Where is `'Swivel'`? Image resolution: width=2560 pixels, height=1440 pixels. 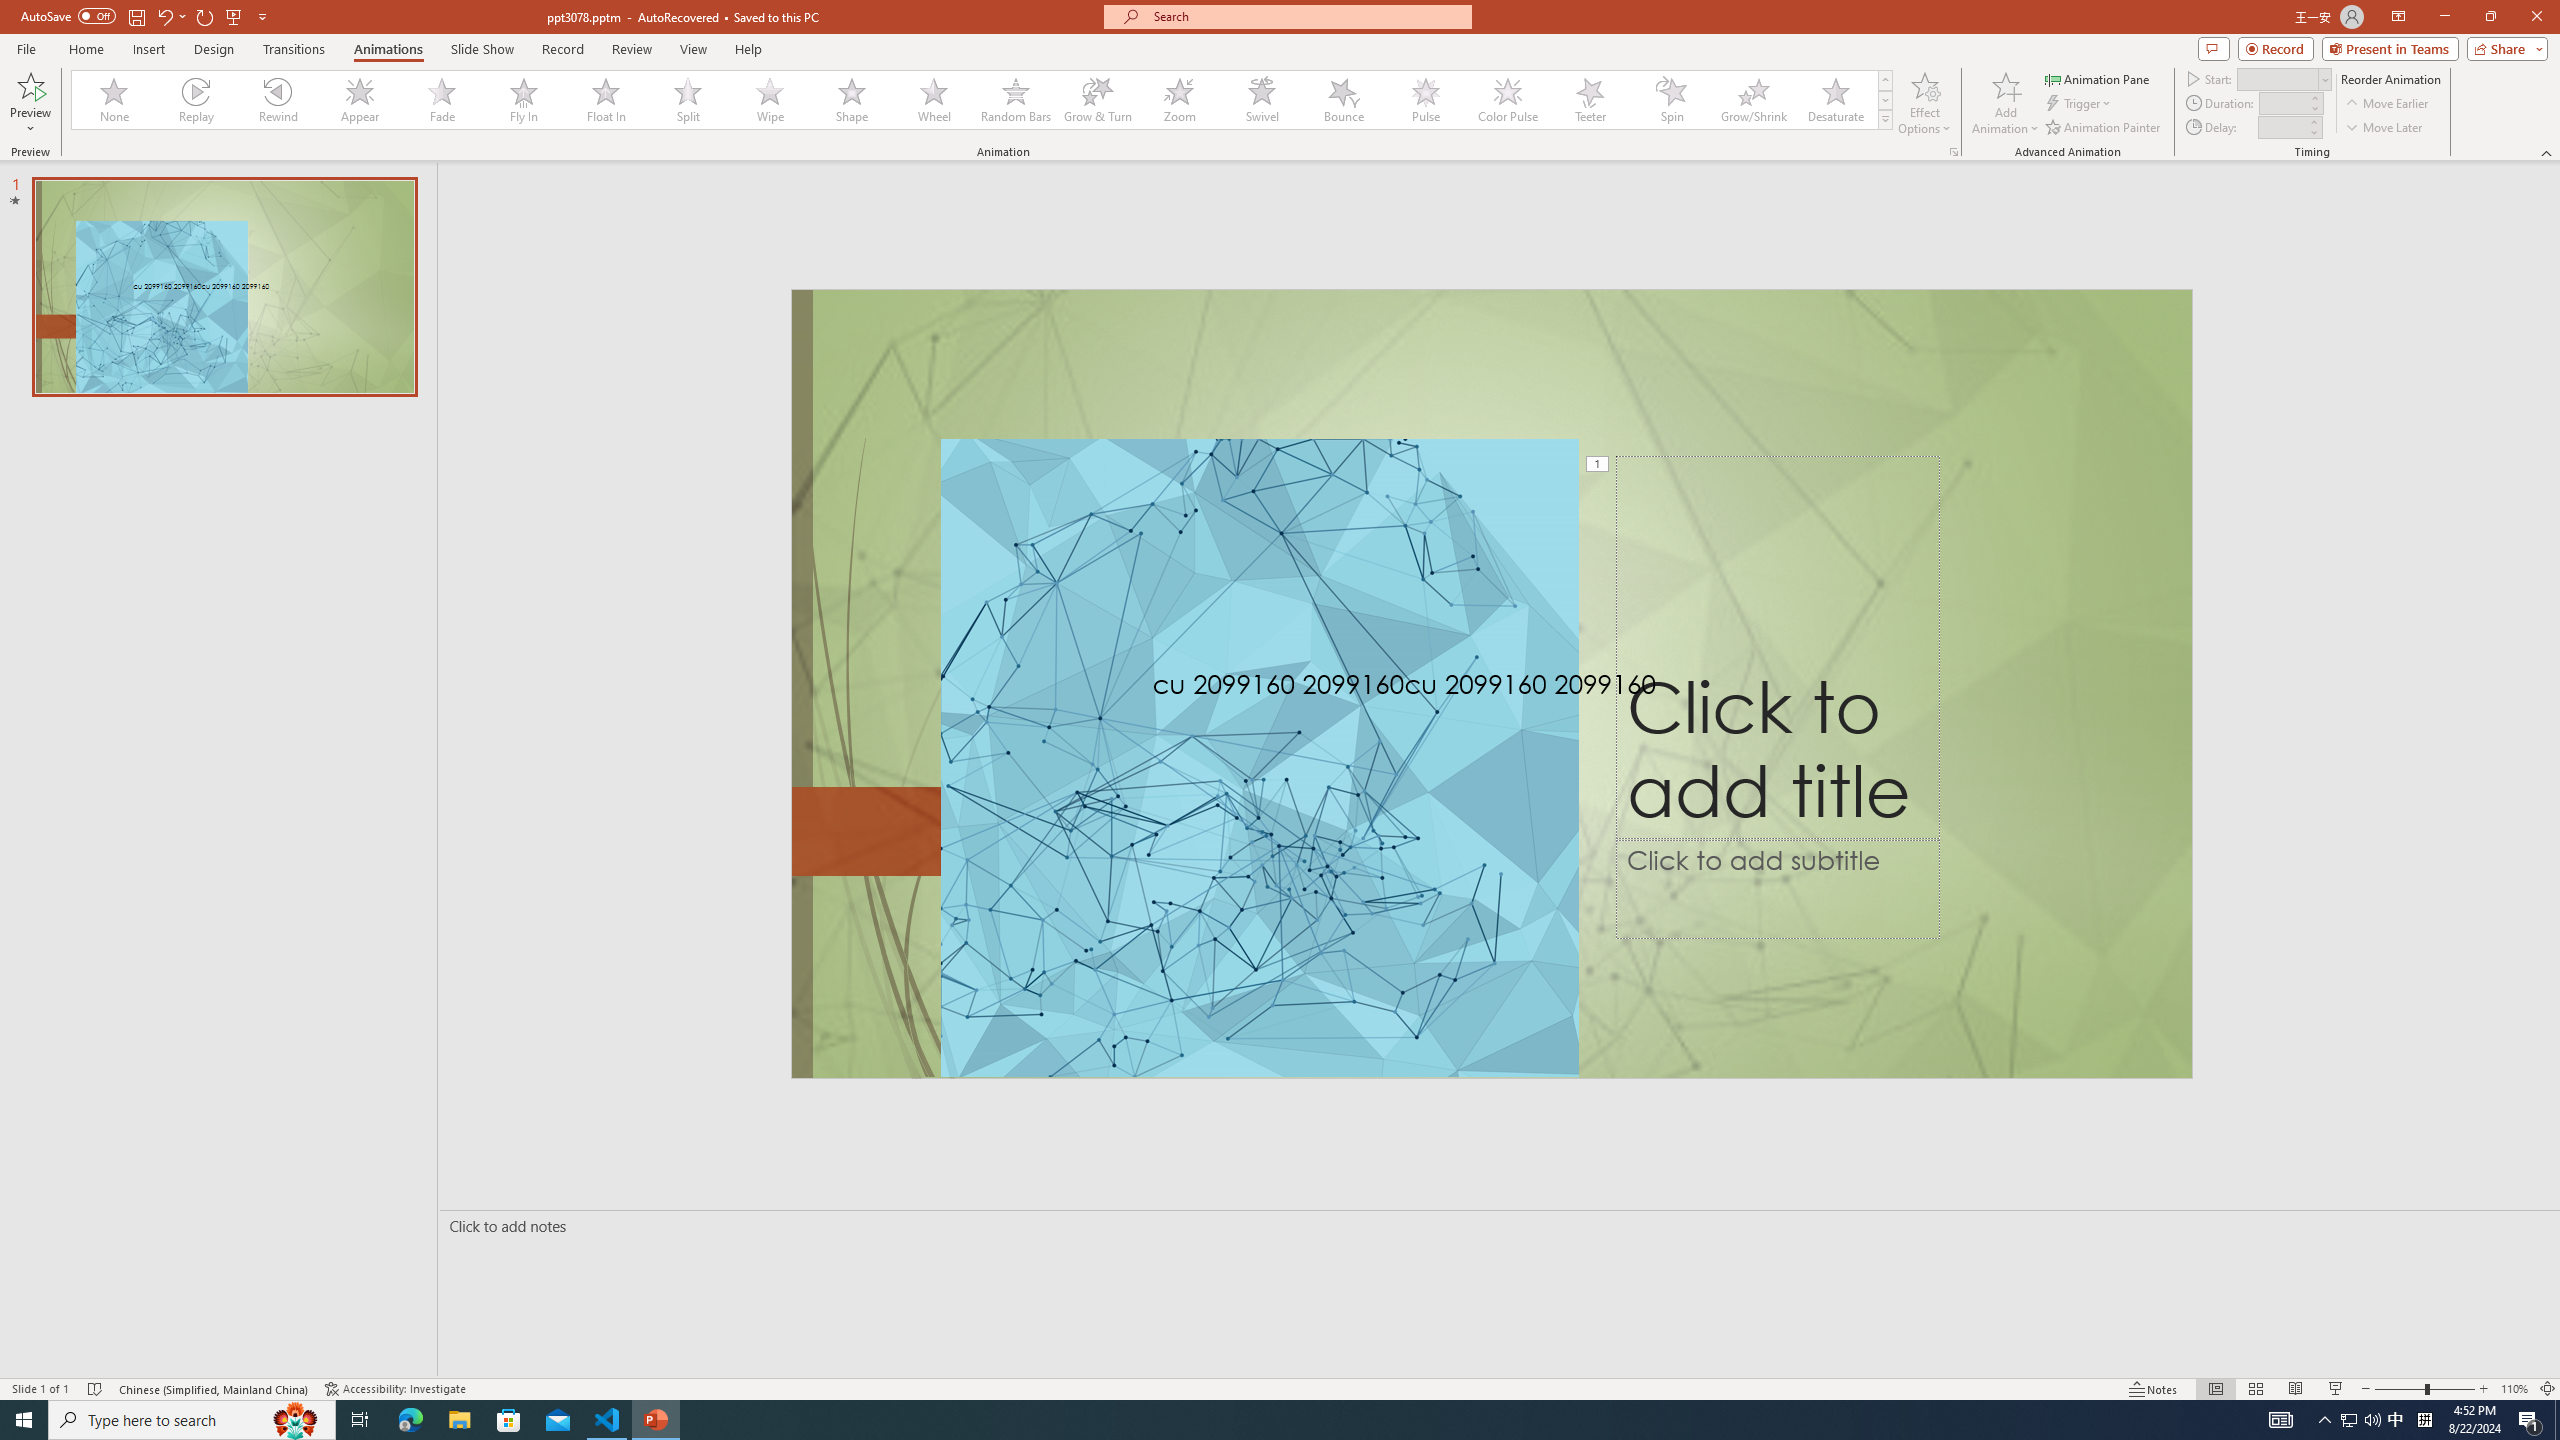 'Swivel' is located at coordinates (1261, 99).